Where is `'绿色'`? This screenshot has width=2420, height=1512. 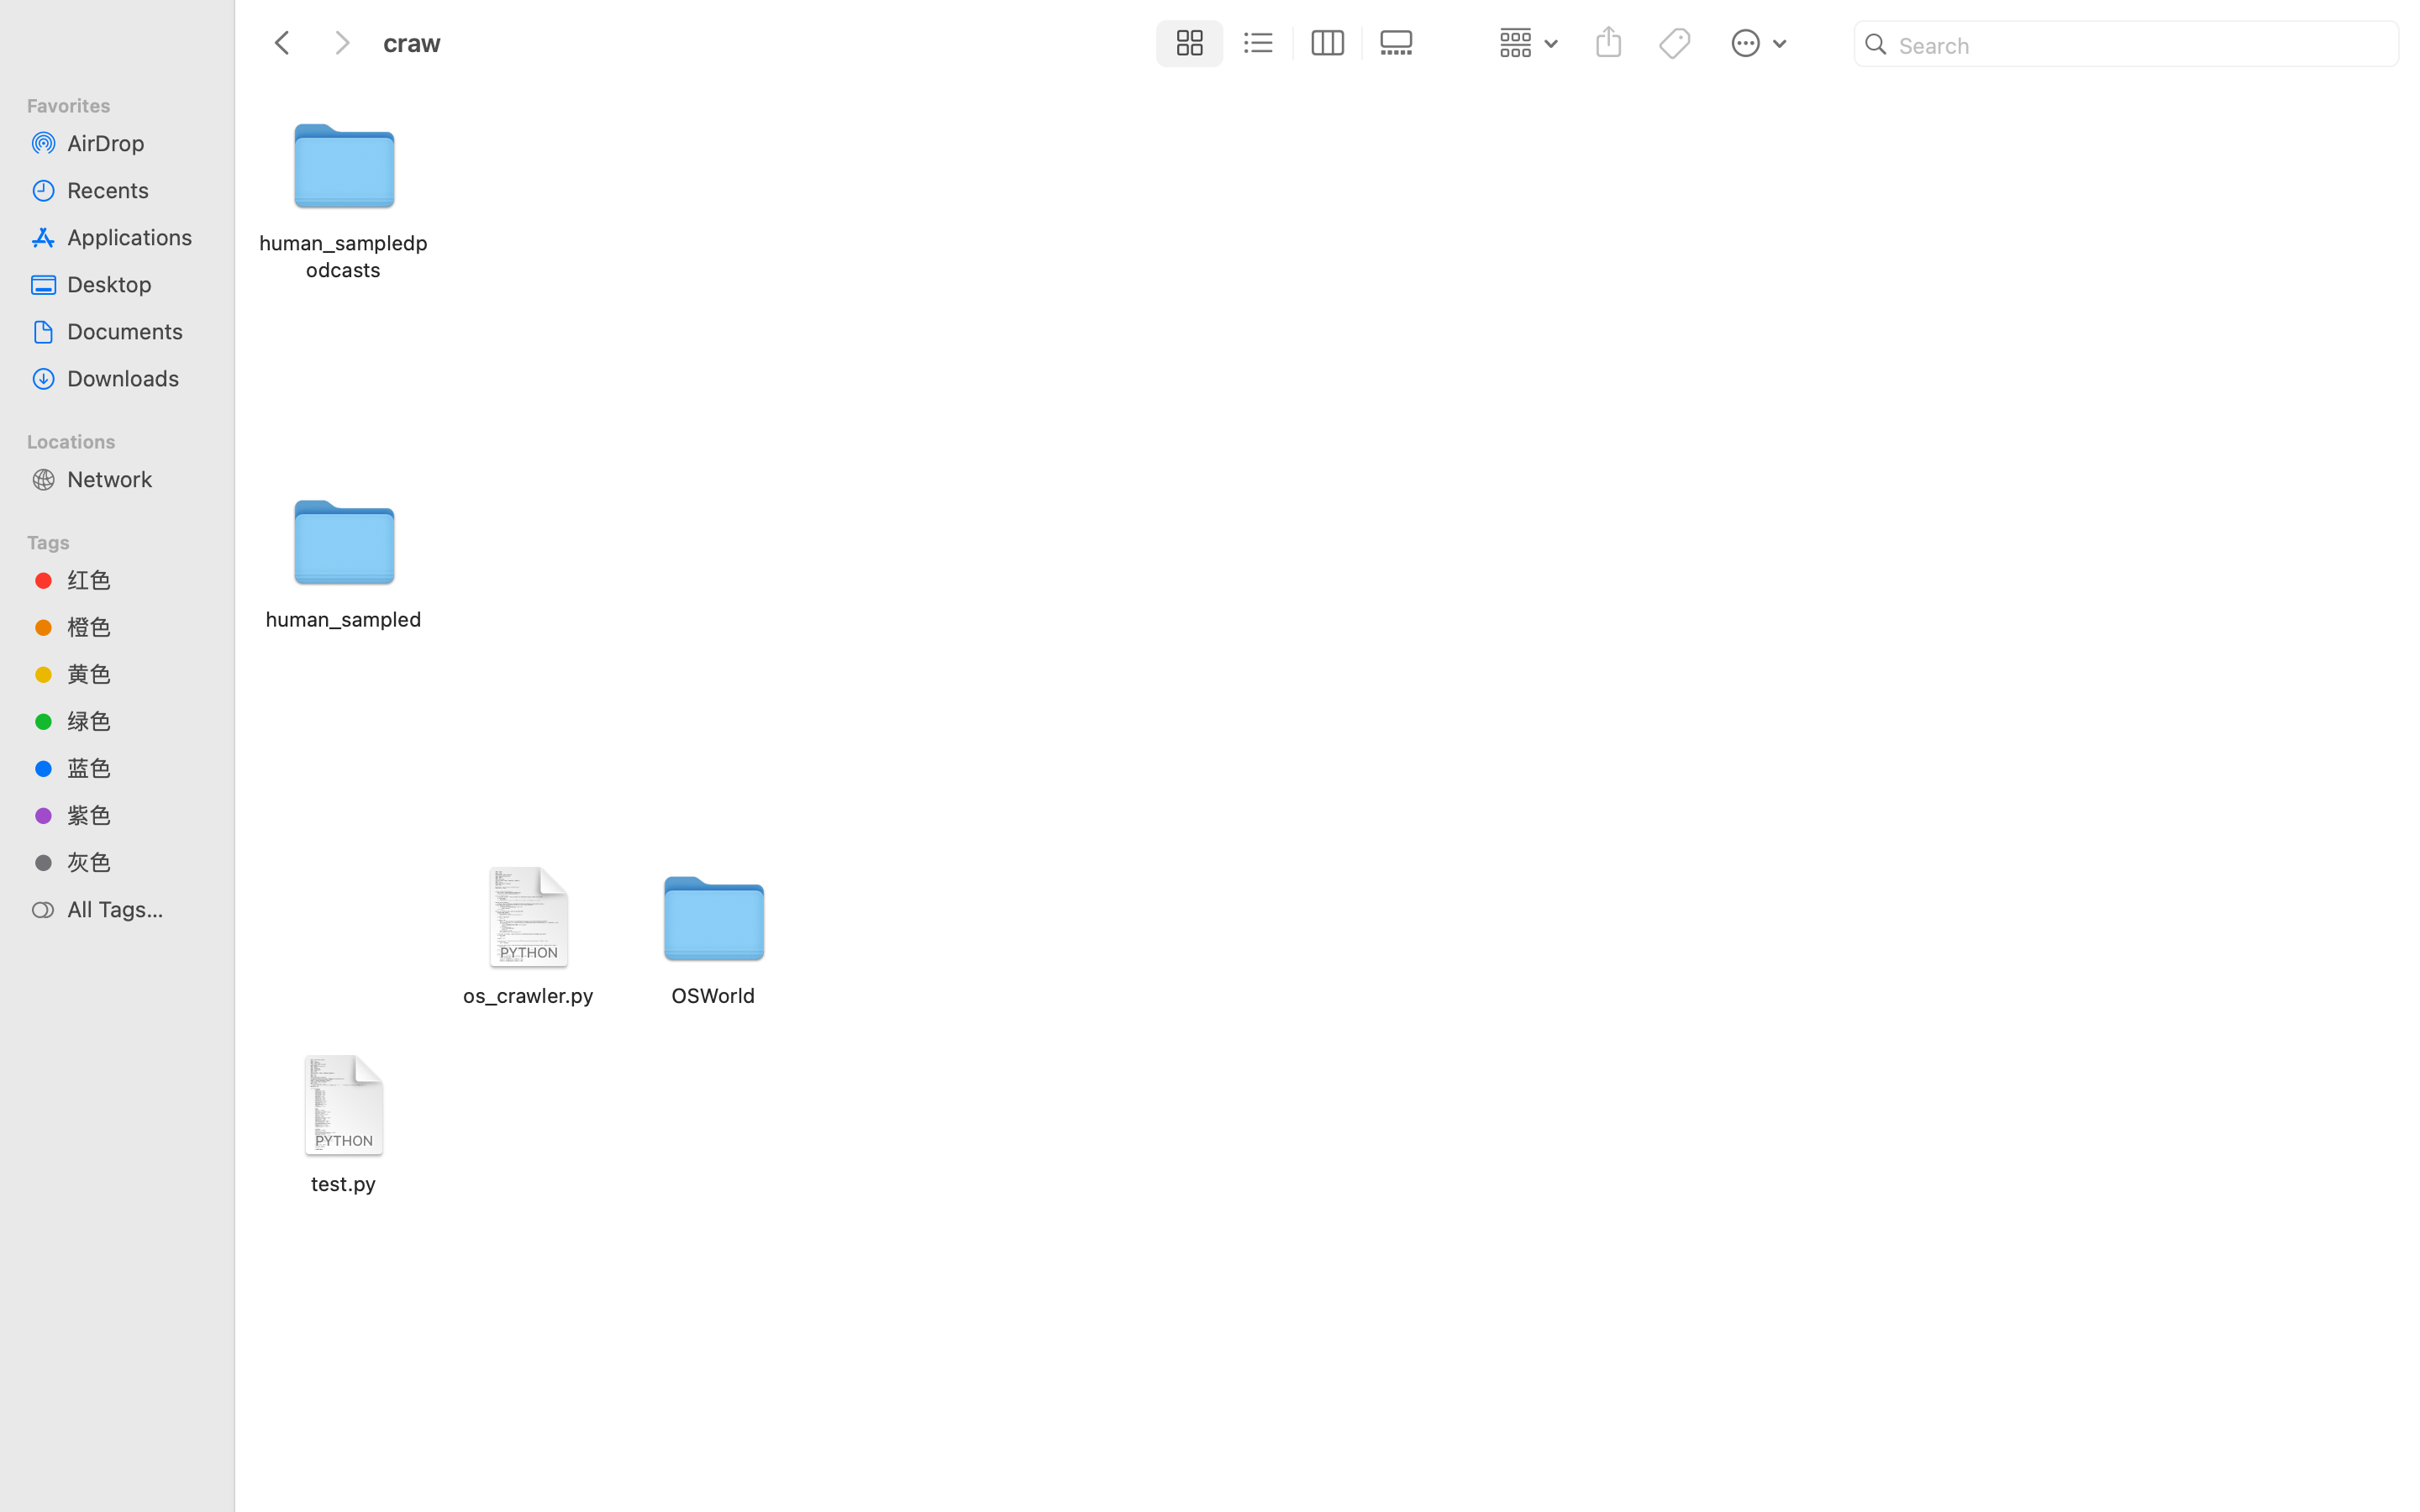
'绿色' is located at coordinates (134, 721).